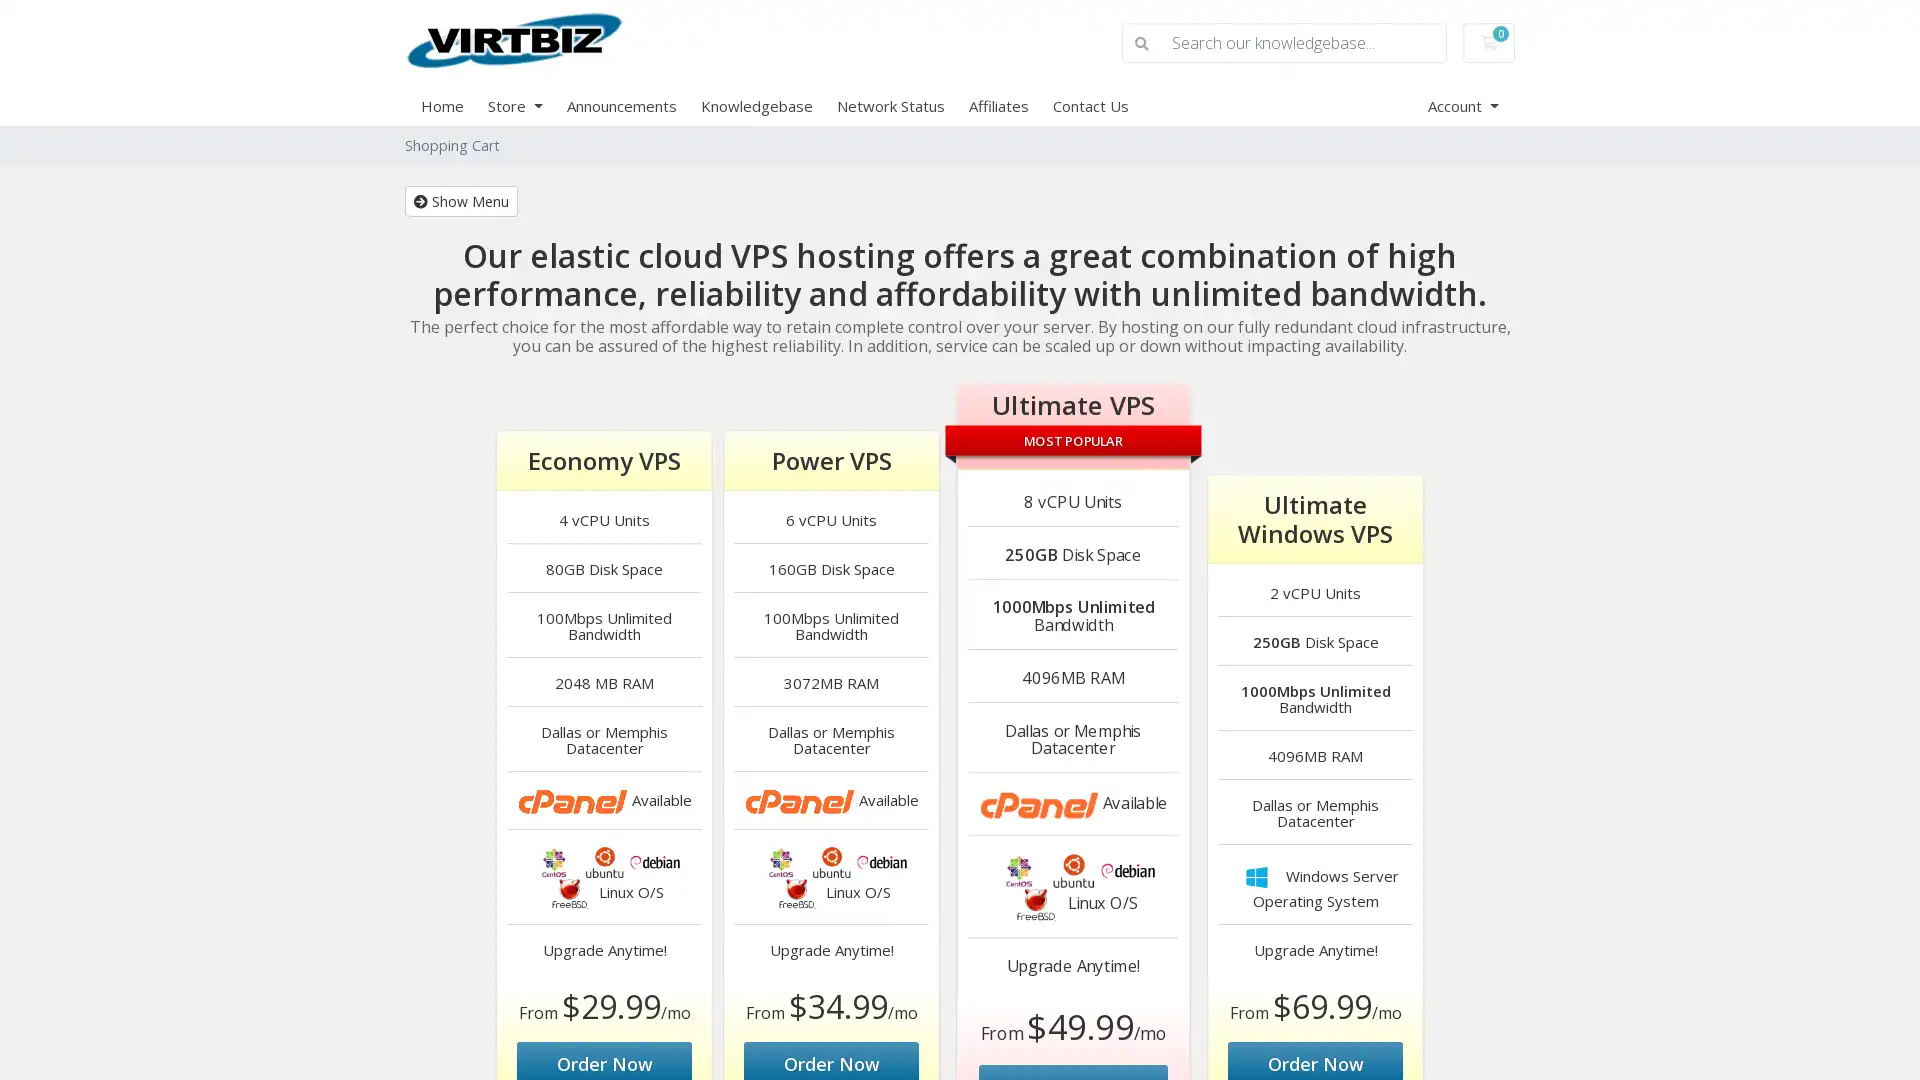 Image resolution: width=1920 pixels, height=1080 pixels. What do you see at coordinates (460, 200) in the screenshot?
I see `Show Menu` at bounding box center [460, 200].